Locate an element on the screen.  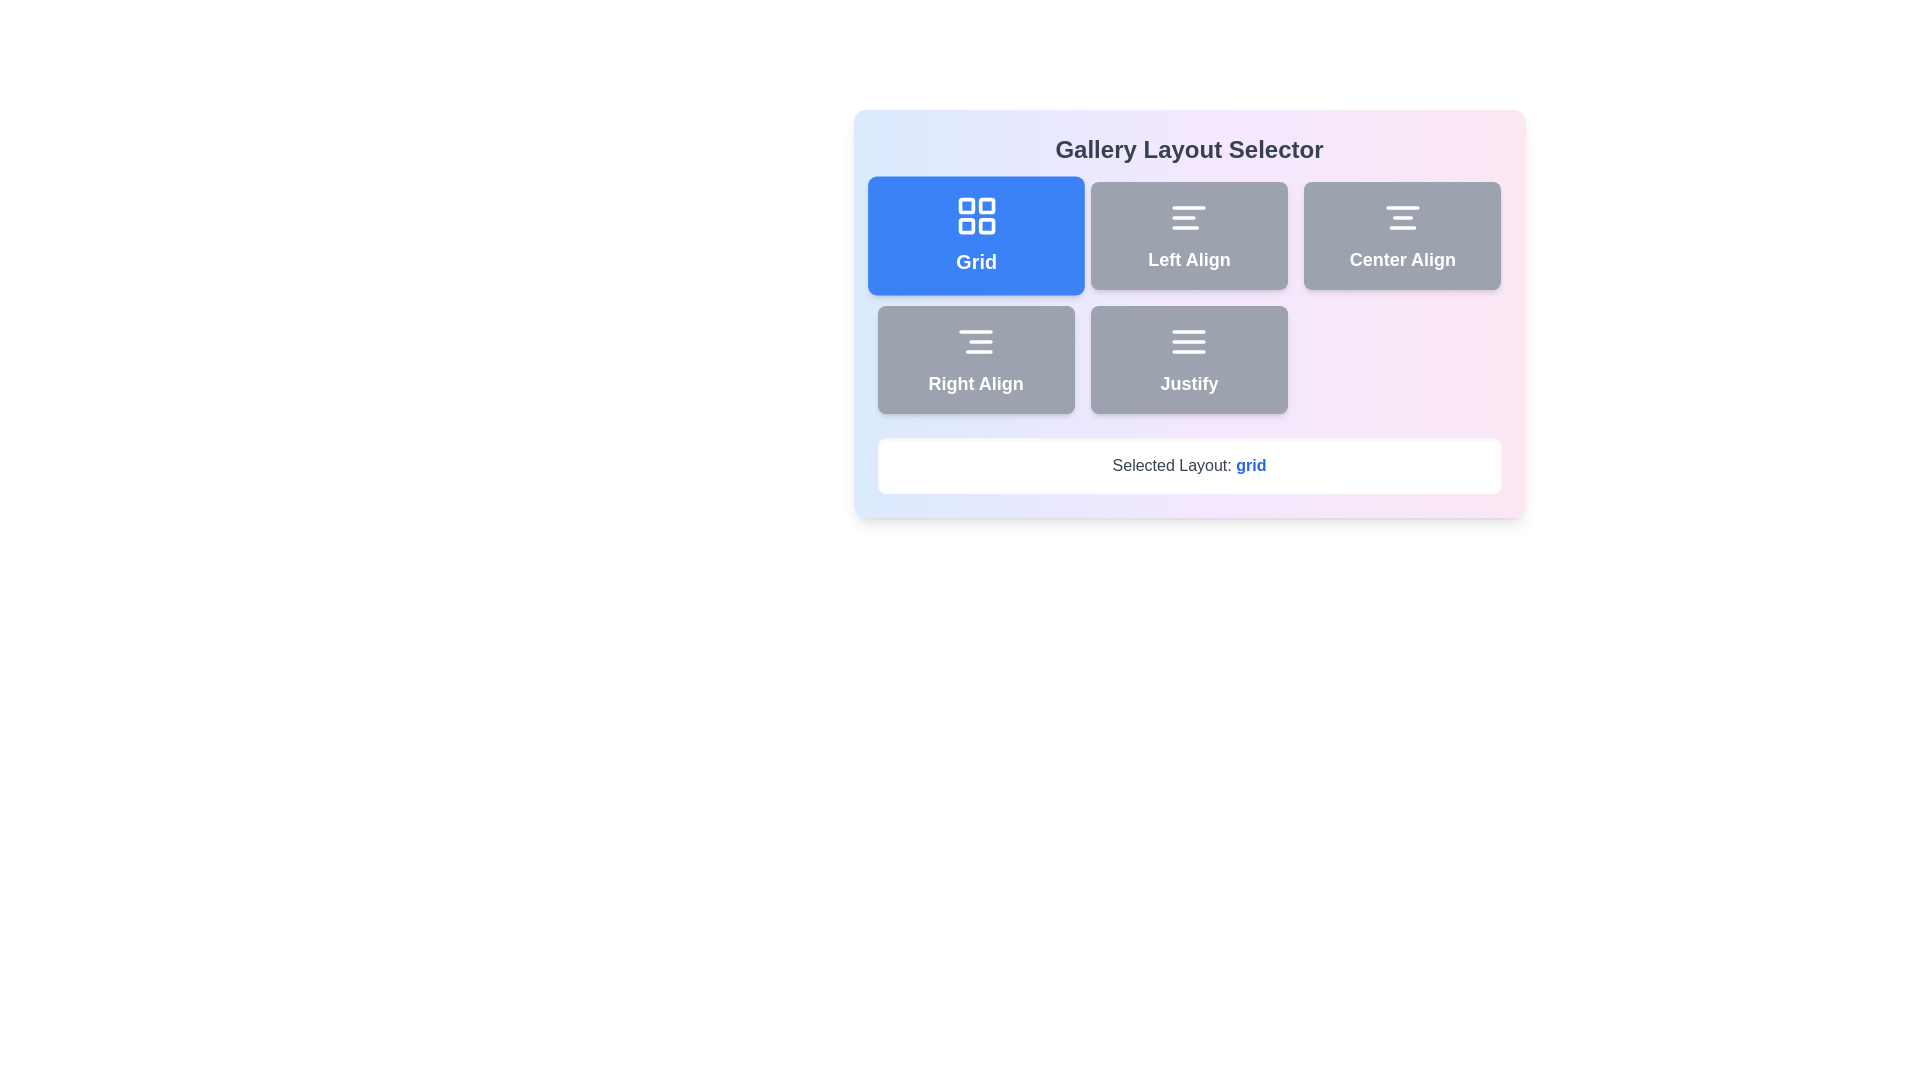
the 'Right Align' button, which contains a graphical icon for aligning text or content to the right edge is located at coordinates (976, 341).